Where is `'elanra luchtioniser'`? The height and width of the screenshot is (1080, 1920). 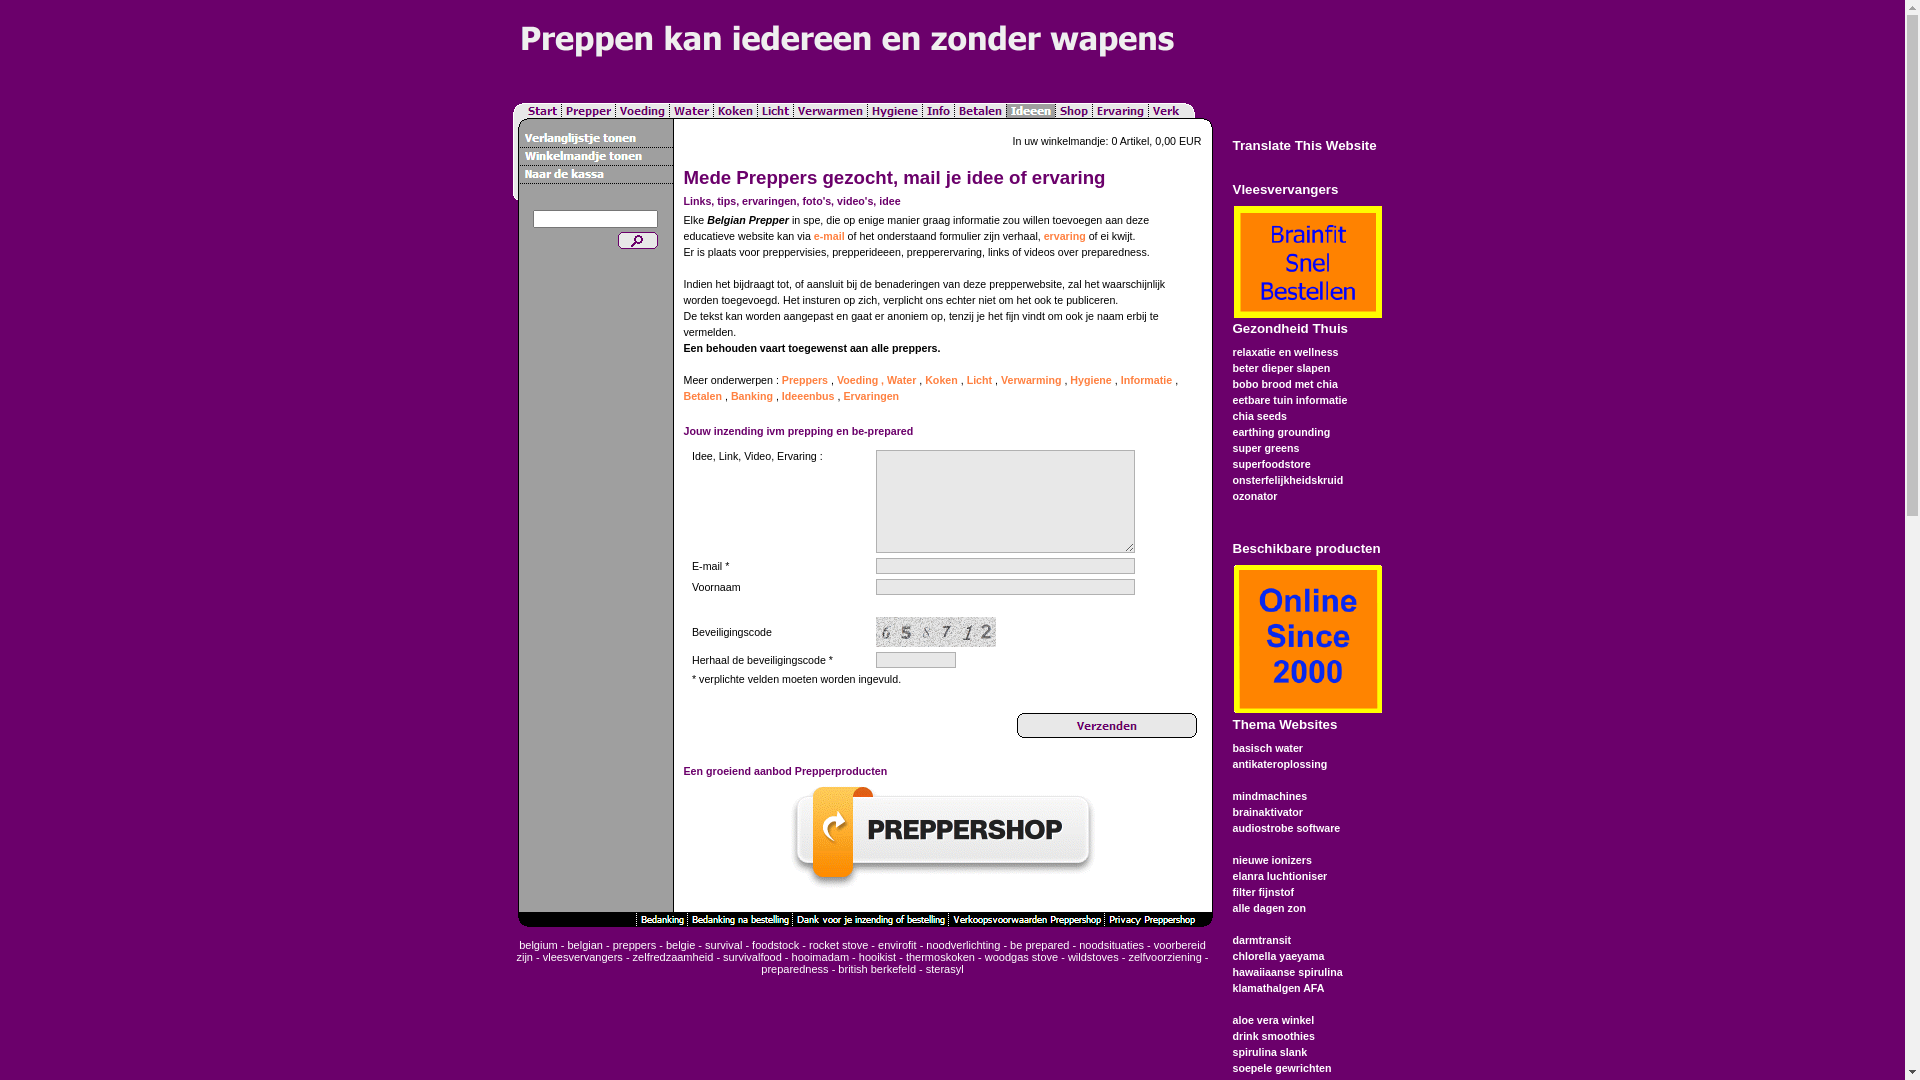
'elanra luchtioniser' is located at coordinates (1278, 874).